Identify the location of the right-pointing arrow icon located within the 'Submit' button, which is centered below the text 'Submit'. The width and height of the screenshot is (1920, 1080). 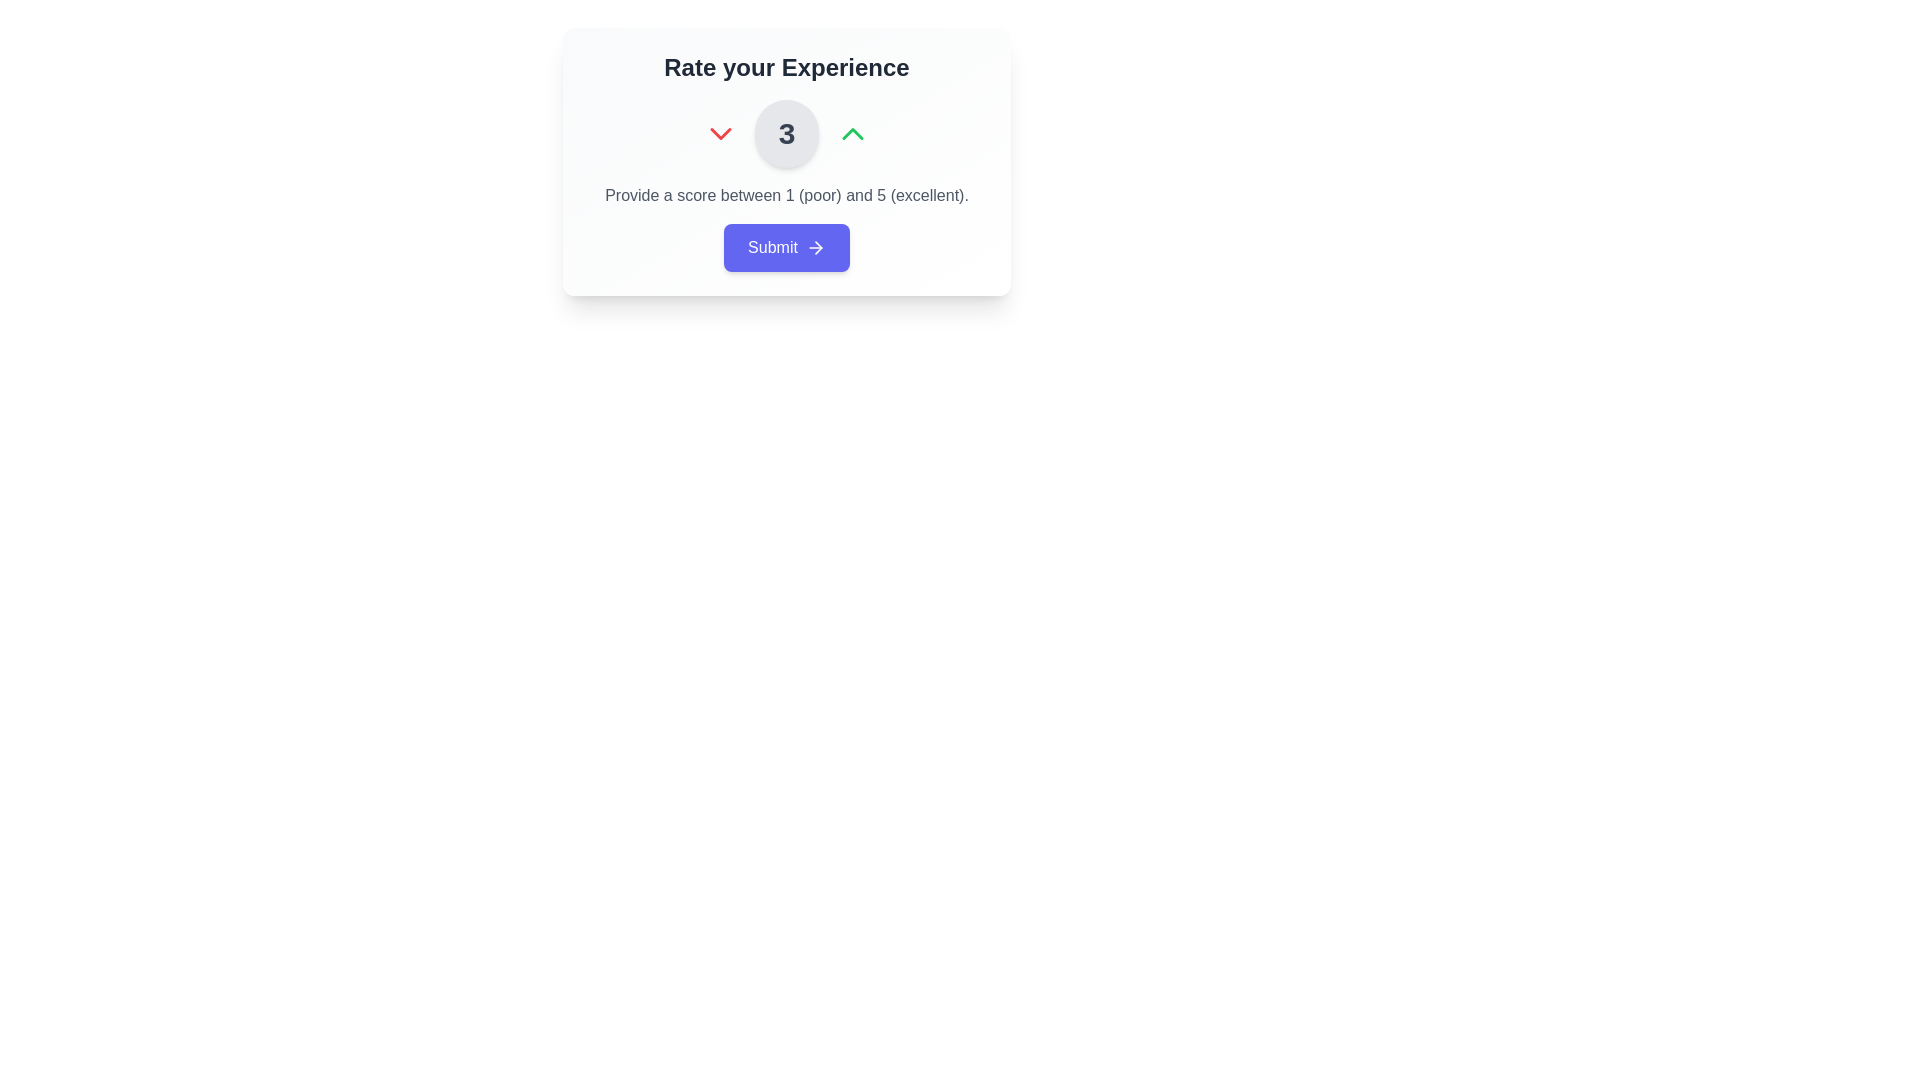
(815, 246).